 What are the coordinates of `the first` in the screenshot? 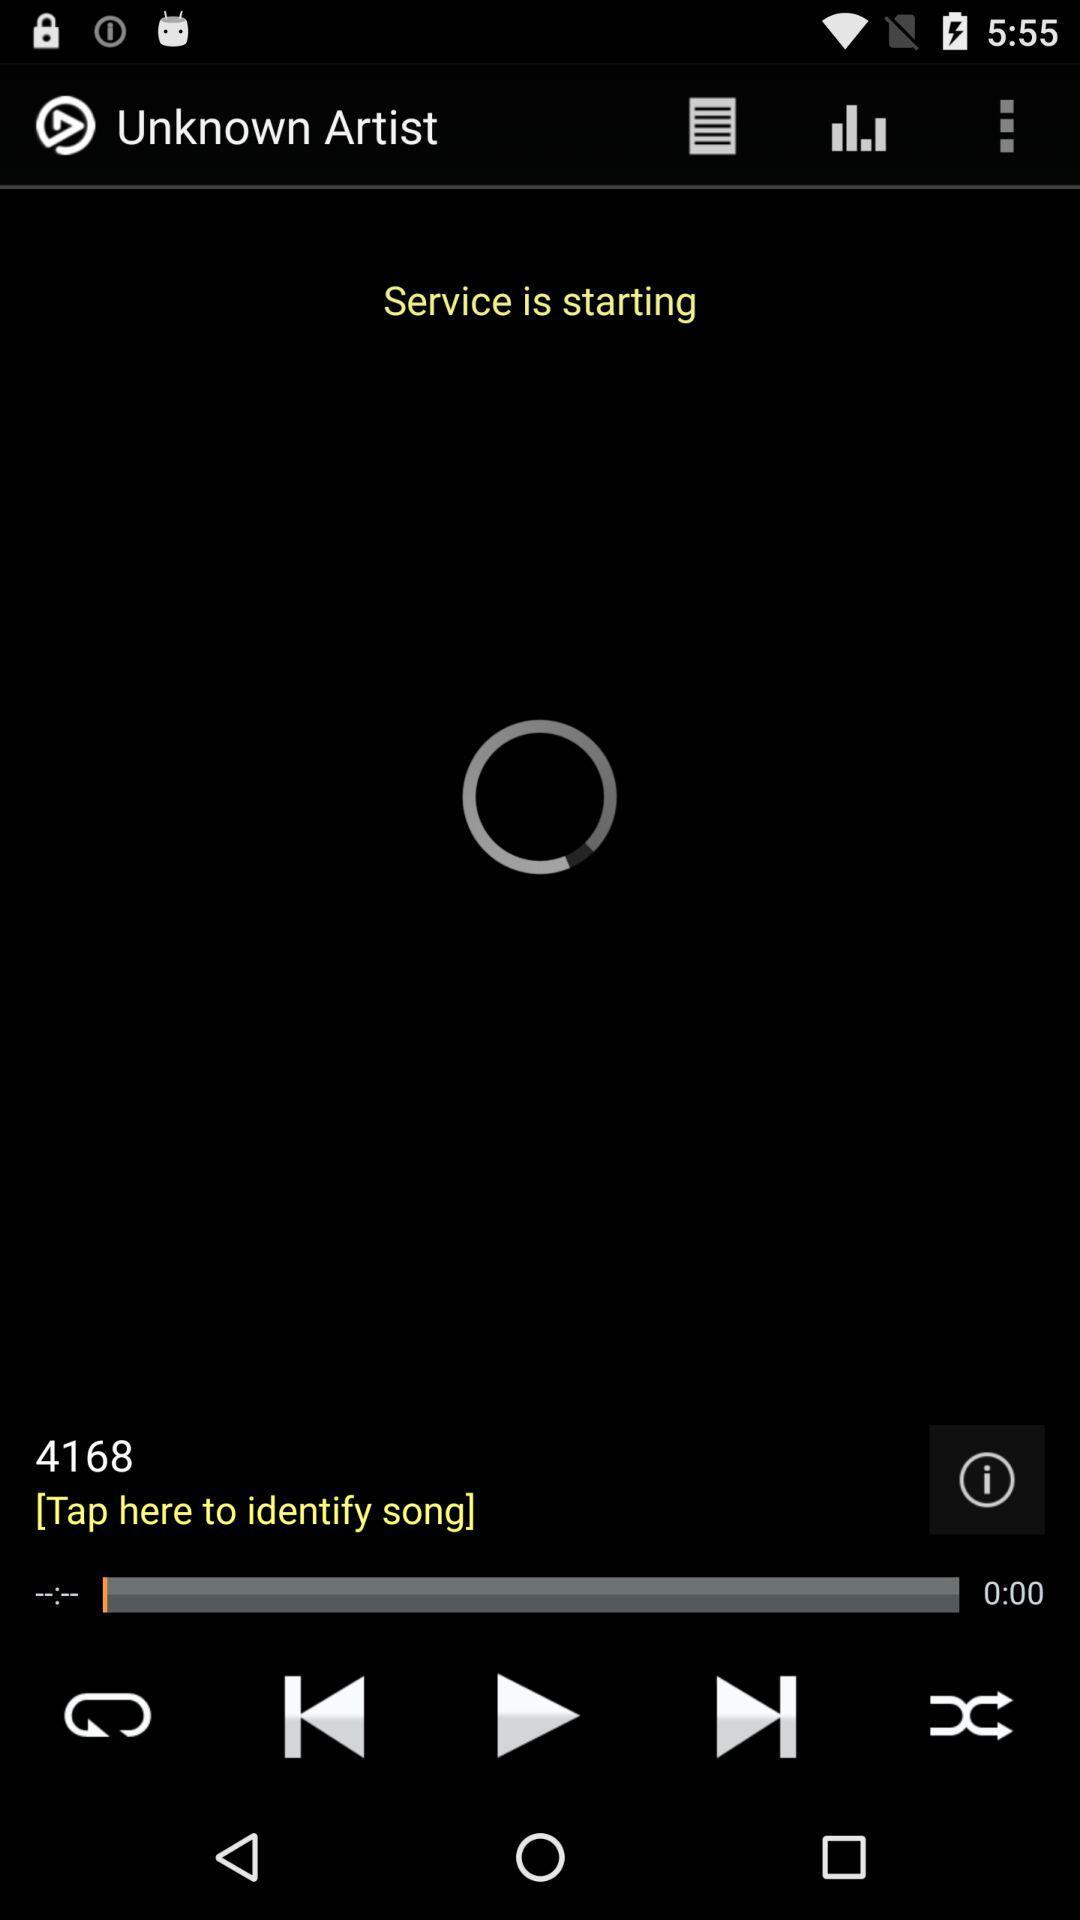 It's located at (323, 1714).